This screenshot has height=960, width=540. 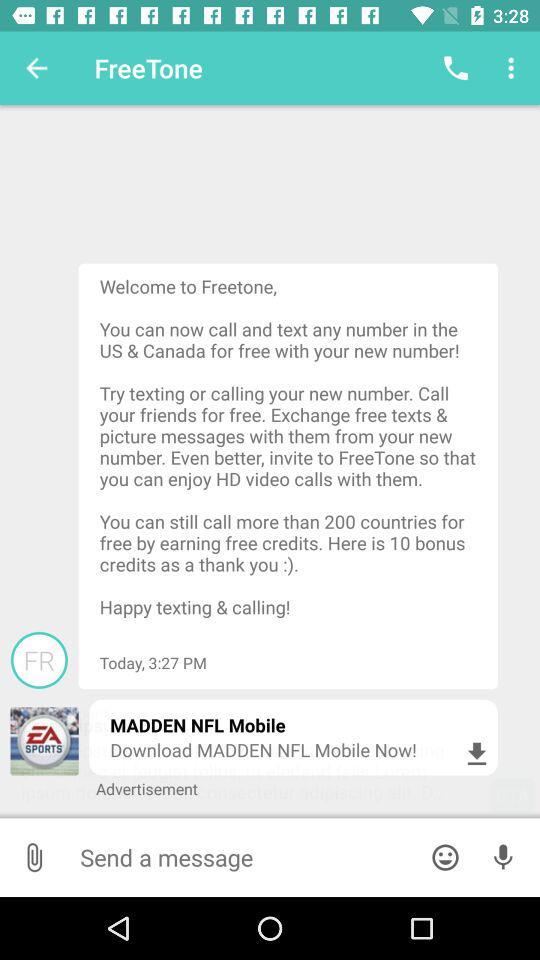 I want to click on the attach_file icon, so click(x=33, y=856).